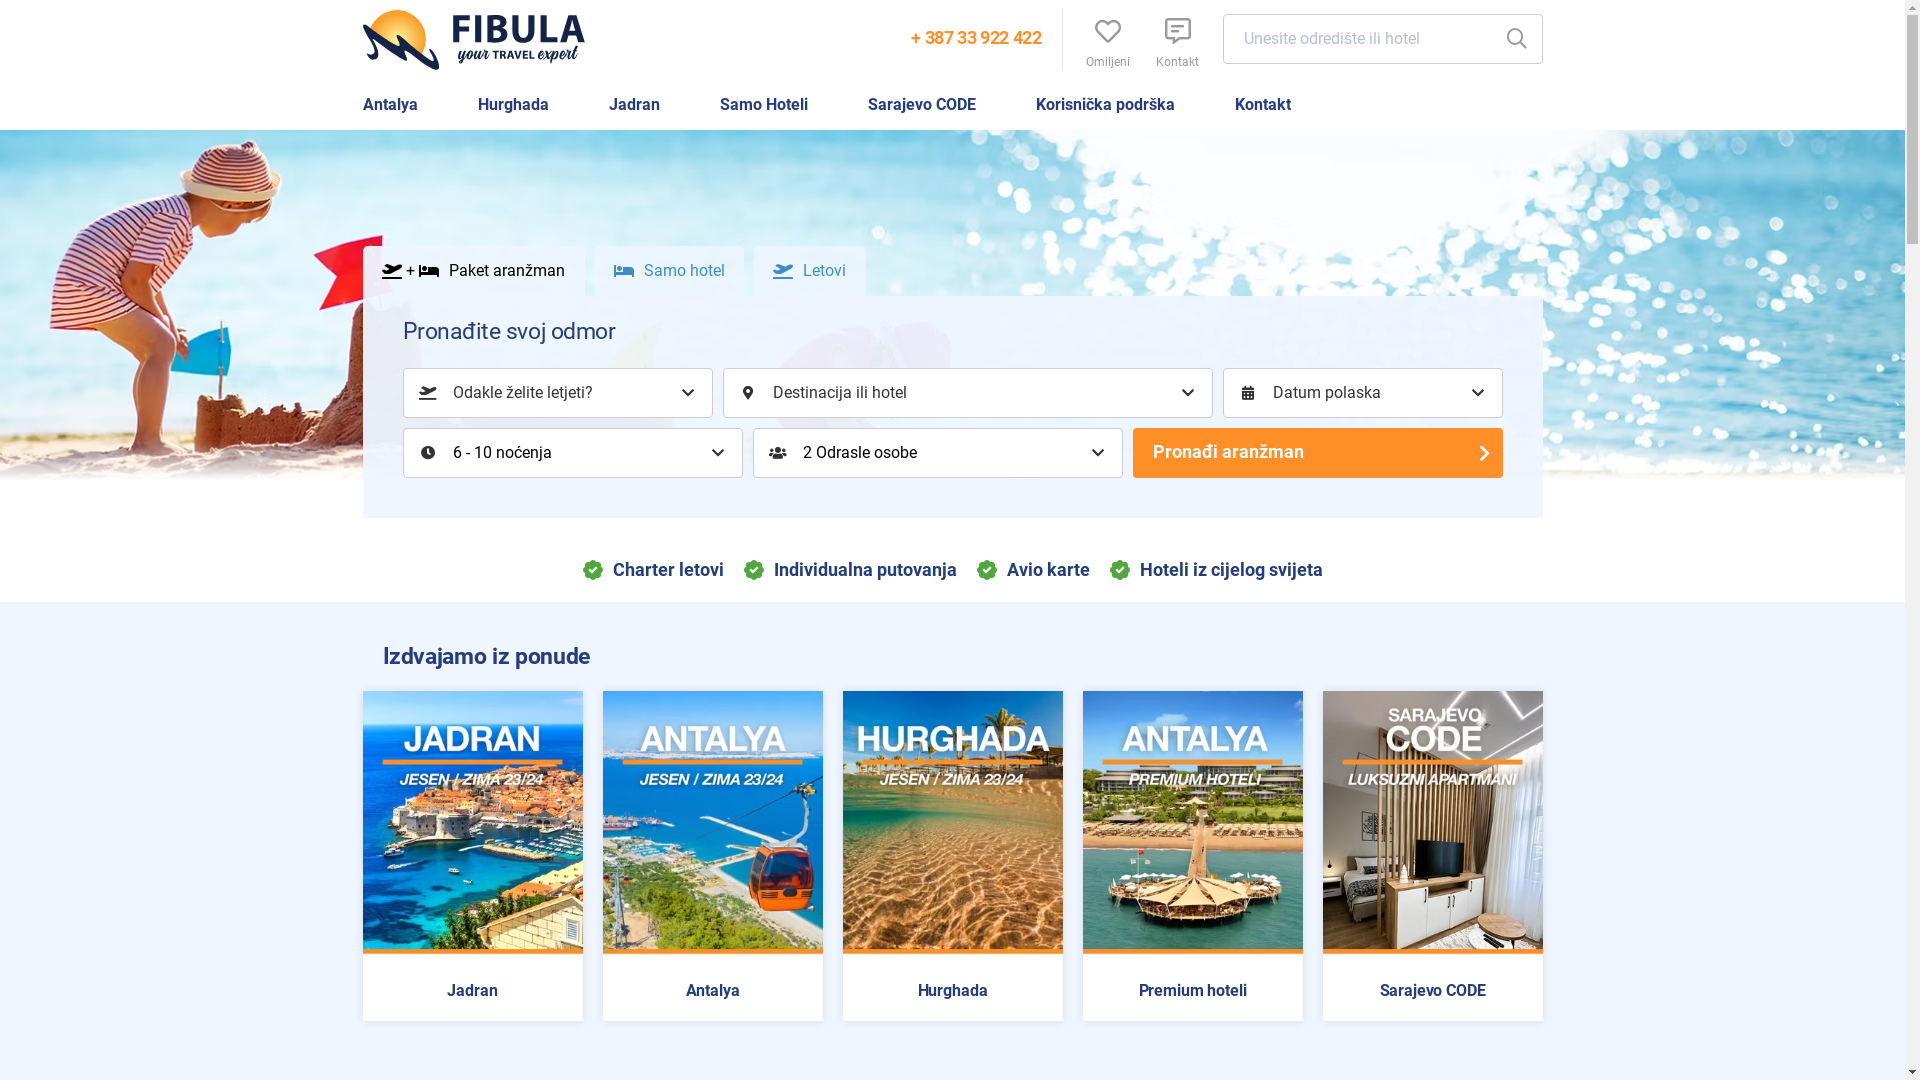  I want to click on 'Jadran', so click(632, 104).